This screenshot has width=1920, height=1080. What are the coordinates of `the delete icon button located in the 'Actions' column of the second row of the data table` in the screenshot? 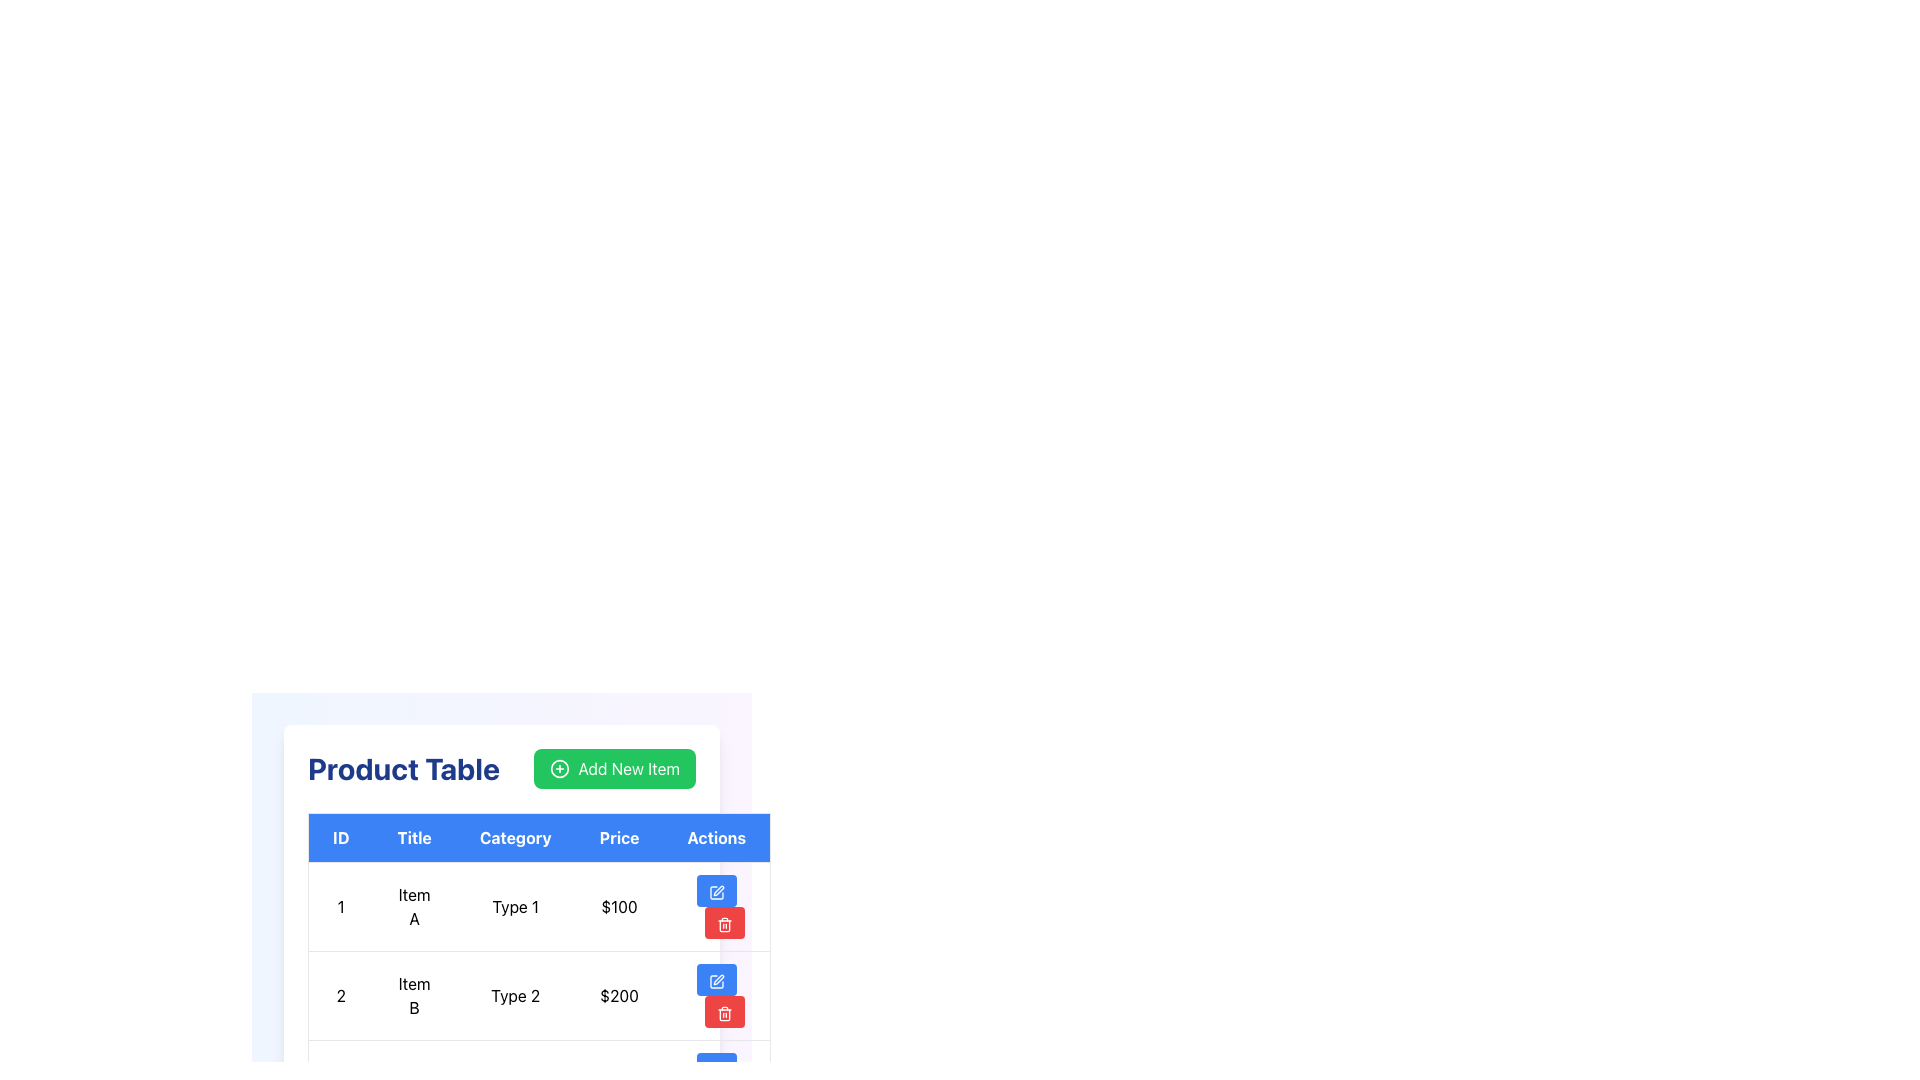 It's located at (723, 1013).